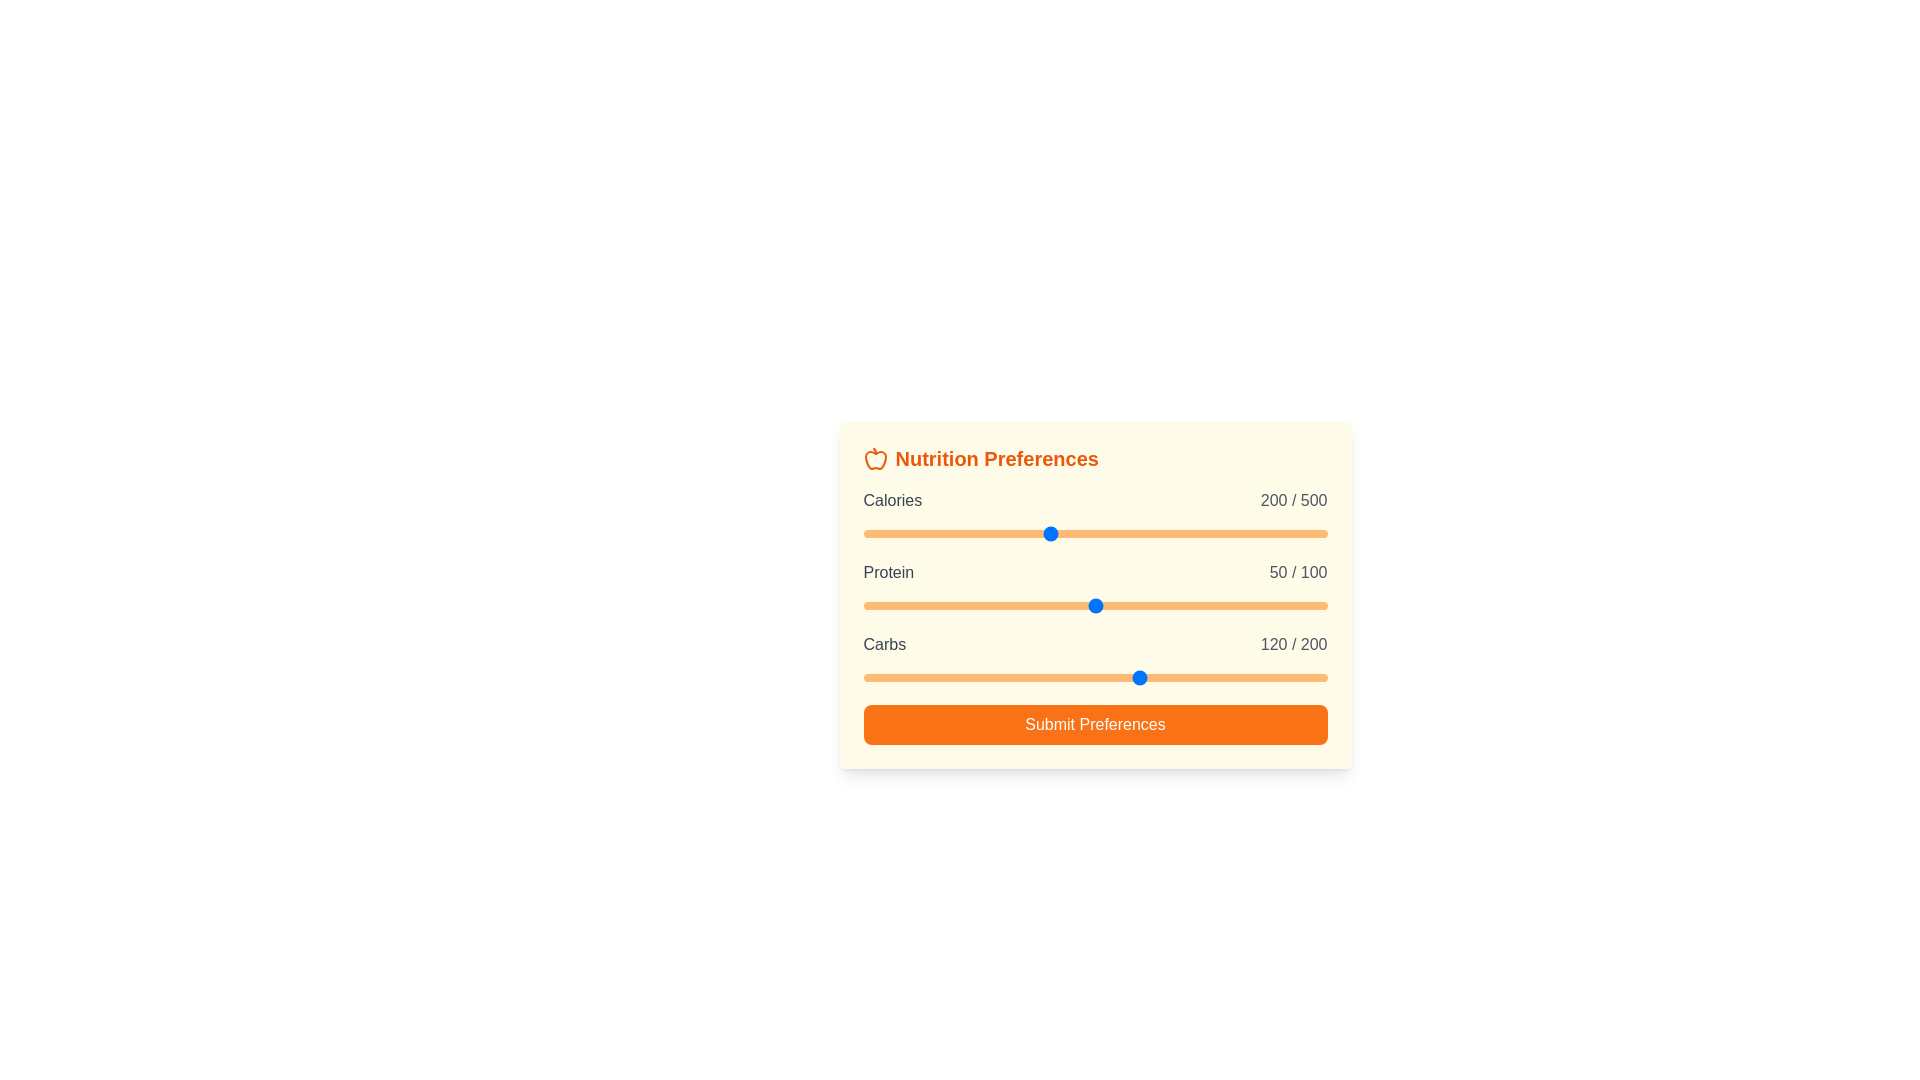 This screenshot has width=1920, height=1080. I want to click on the static text element that displays the user's current and target carbohydrate levels, located at the right-hand side of the 'Carbs' row in the nutrition preferences section, so click(1294, 644).